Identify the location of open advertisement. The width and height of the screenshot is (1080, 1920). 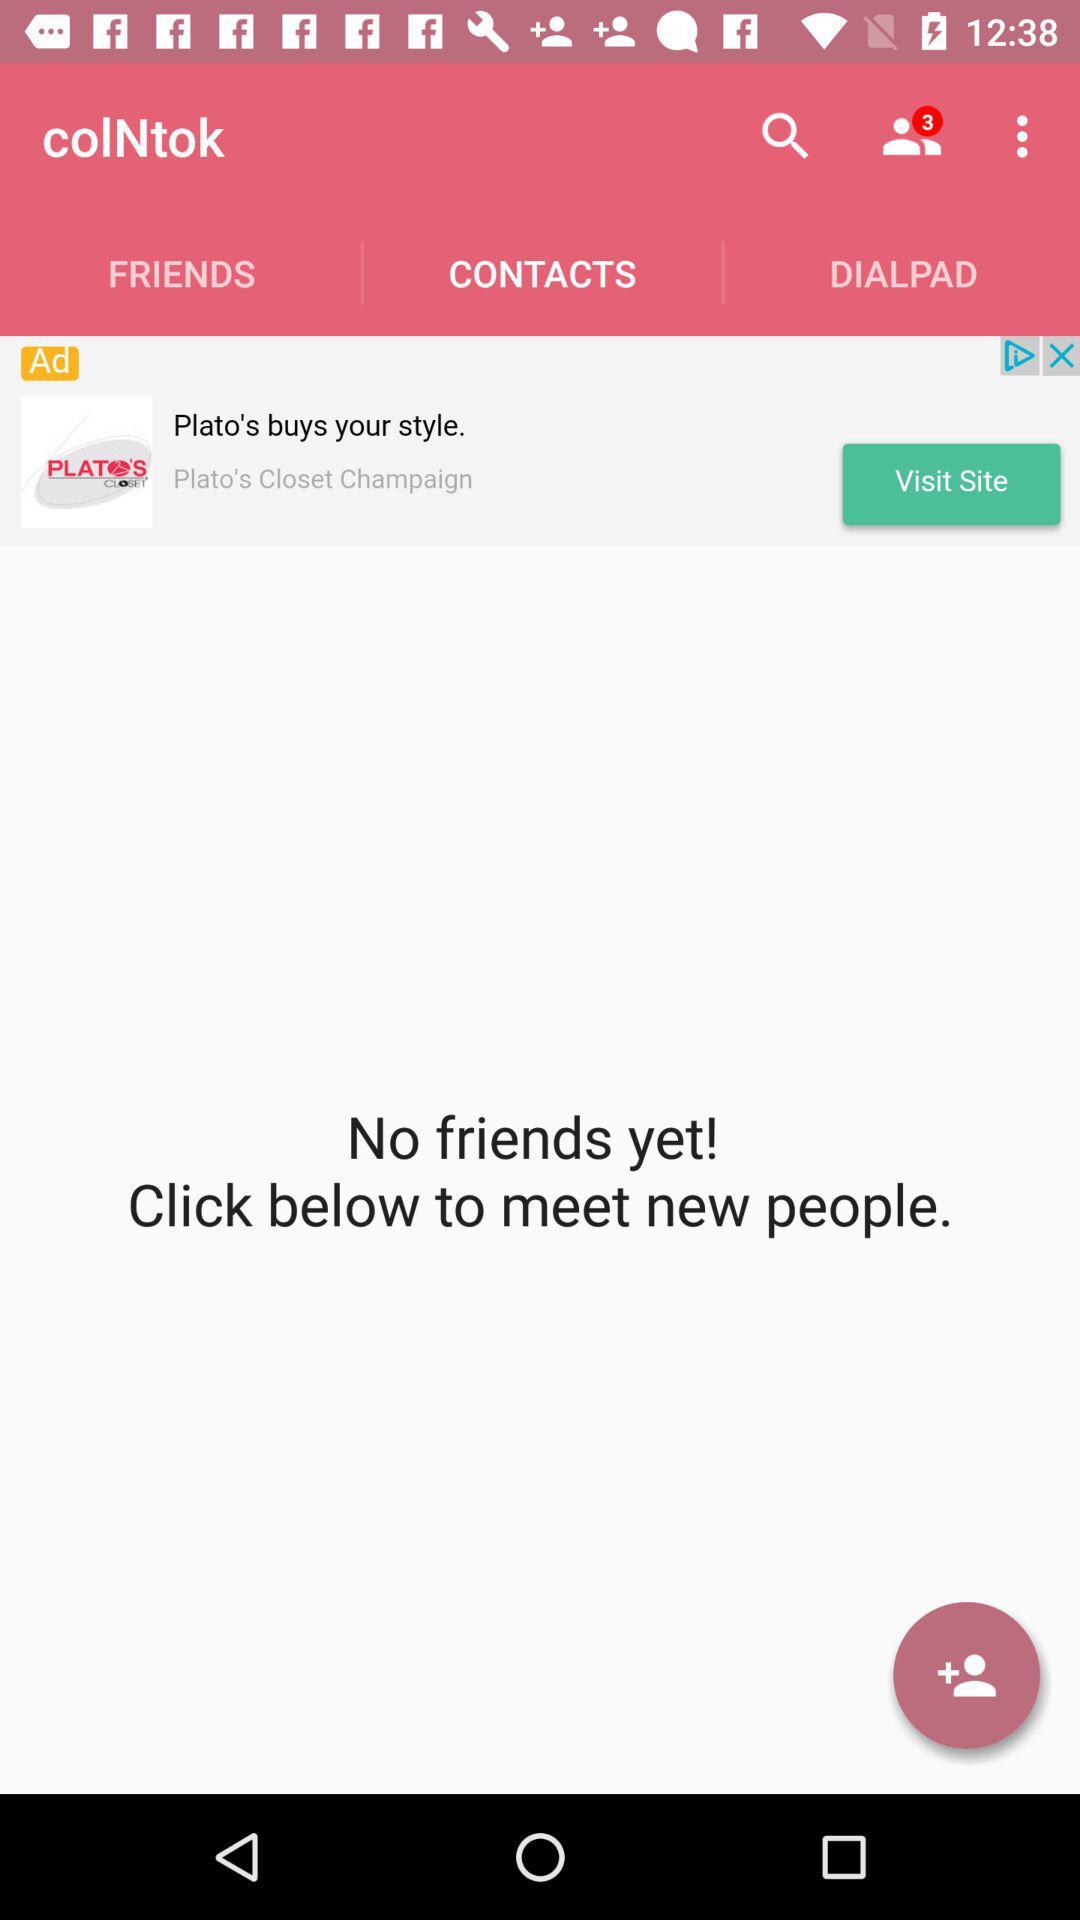
(540, 440).